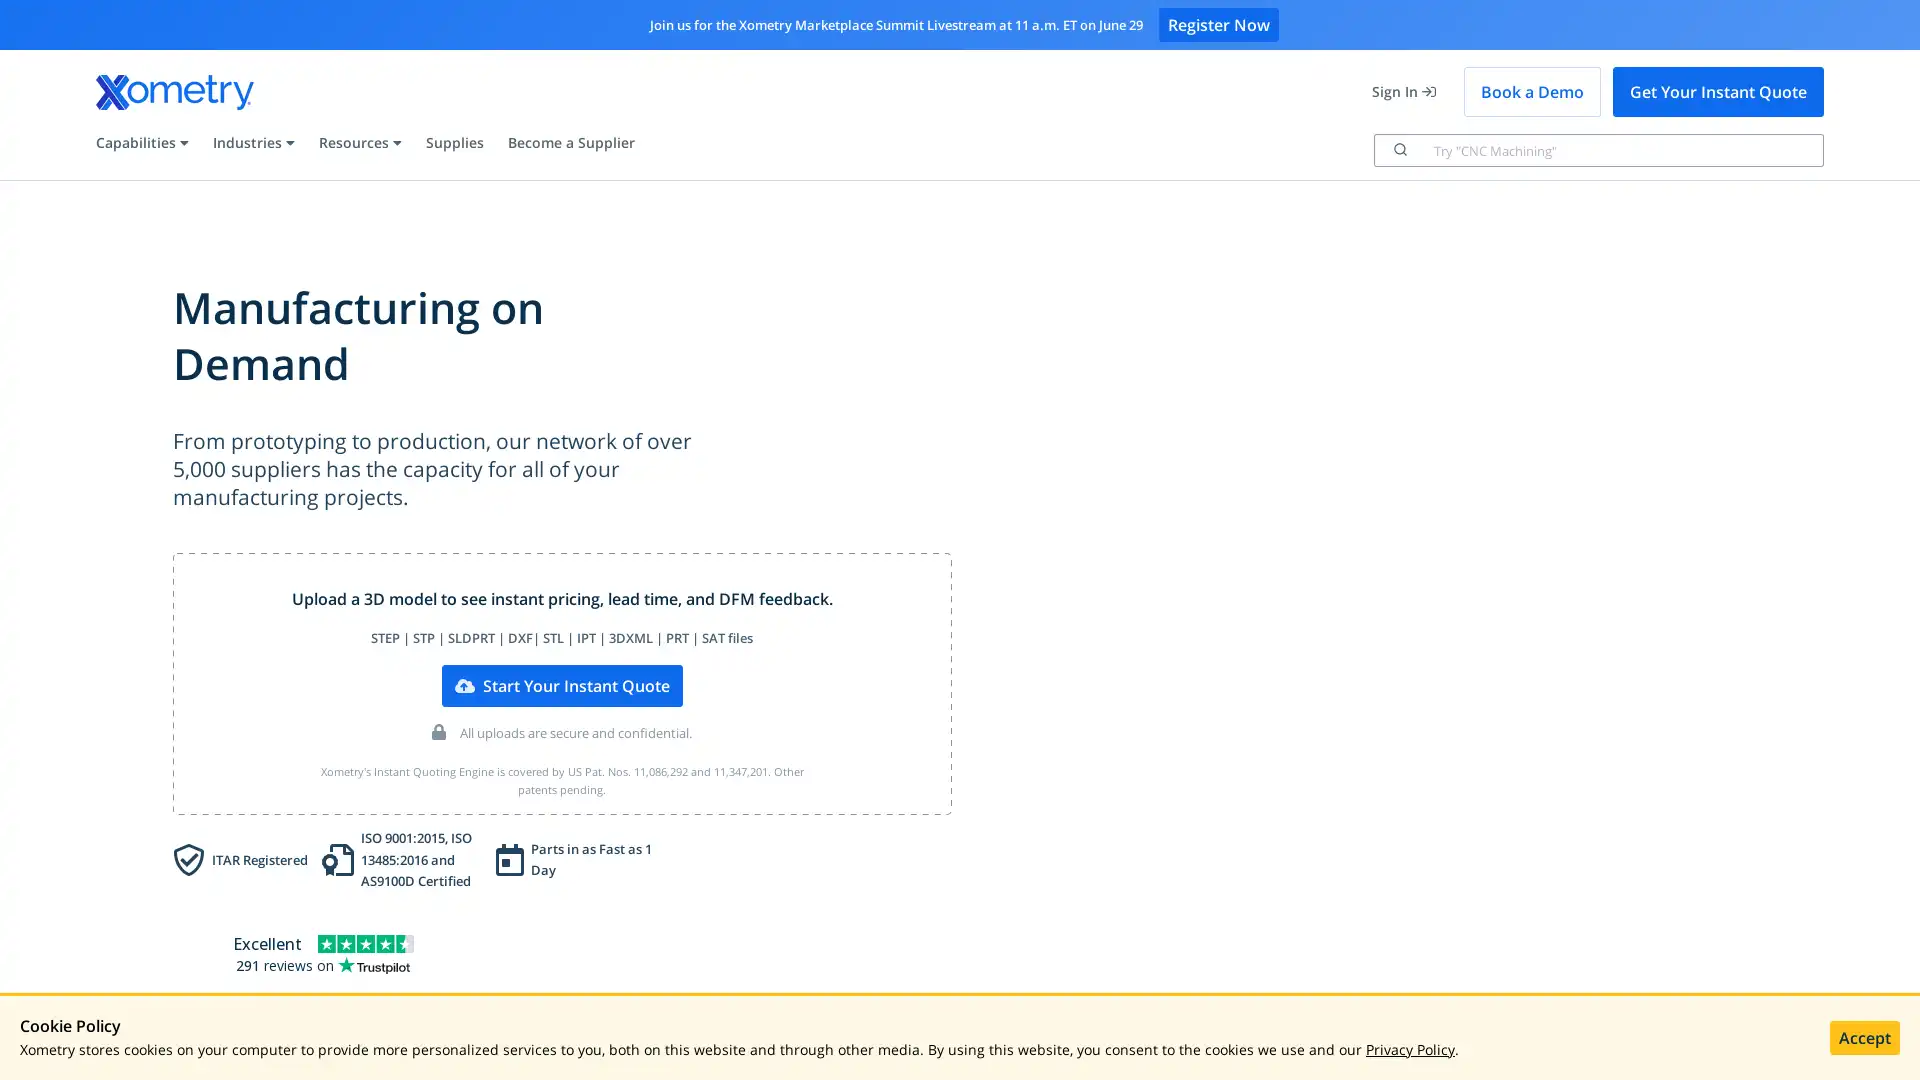 Image resolution: width=1920 pixels, height=1080 pixels. I want to click on Accept, so click(1864, 1036).